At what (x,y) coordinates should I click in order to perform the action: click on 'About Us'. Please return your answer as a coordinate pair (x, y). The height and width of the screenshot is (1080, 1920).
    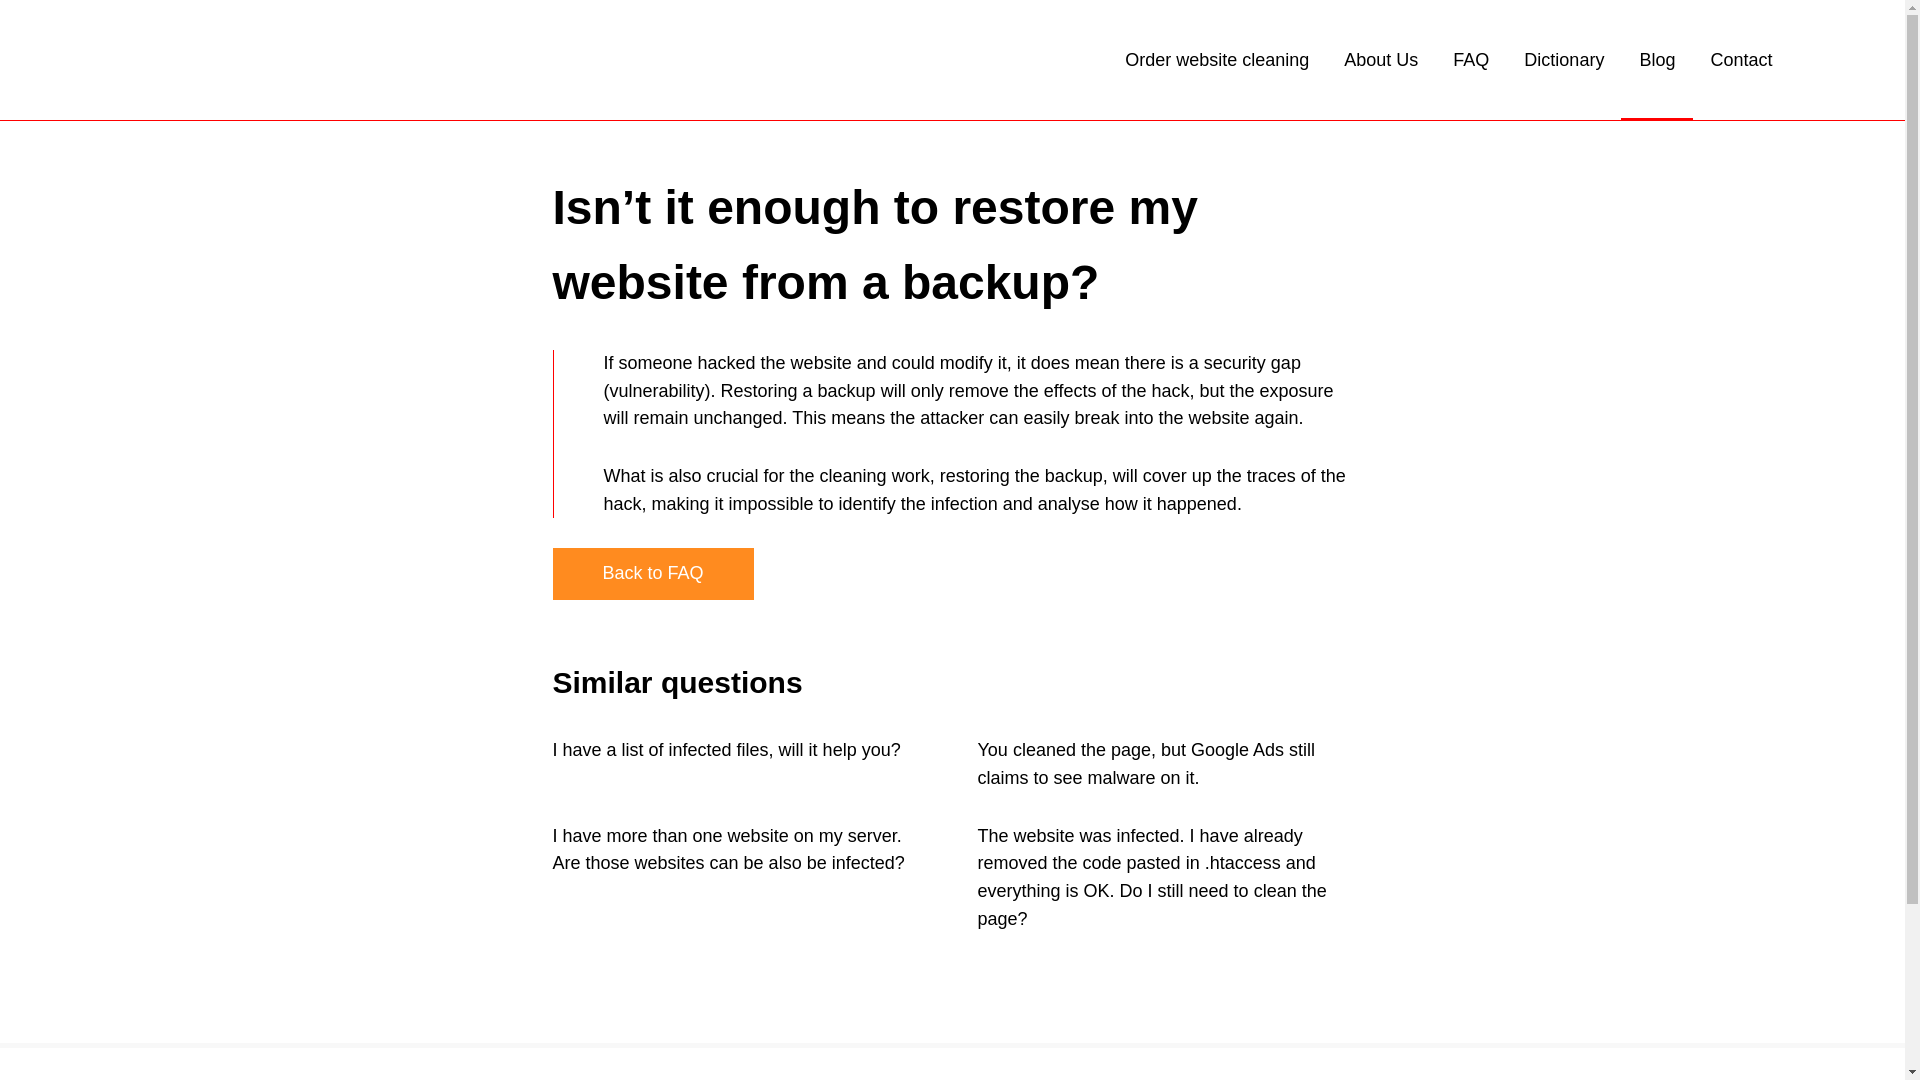
    Looking at the image, I should click on (1344, 59).